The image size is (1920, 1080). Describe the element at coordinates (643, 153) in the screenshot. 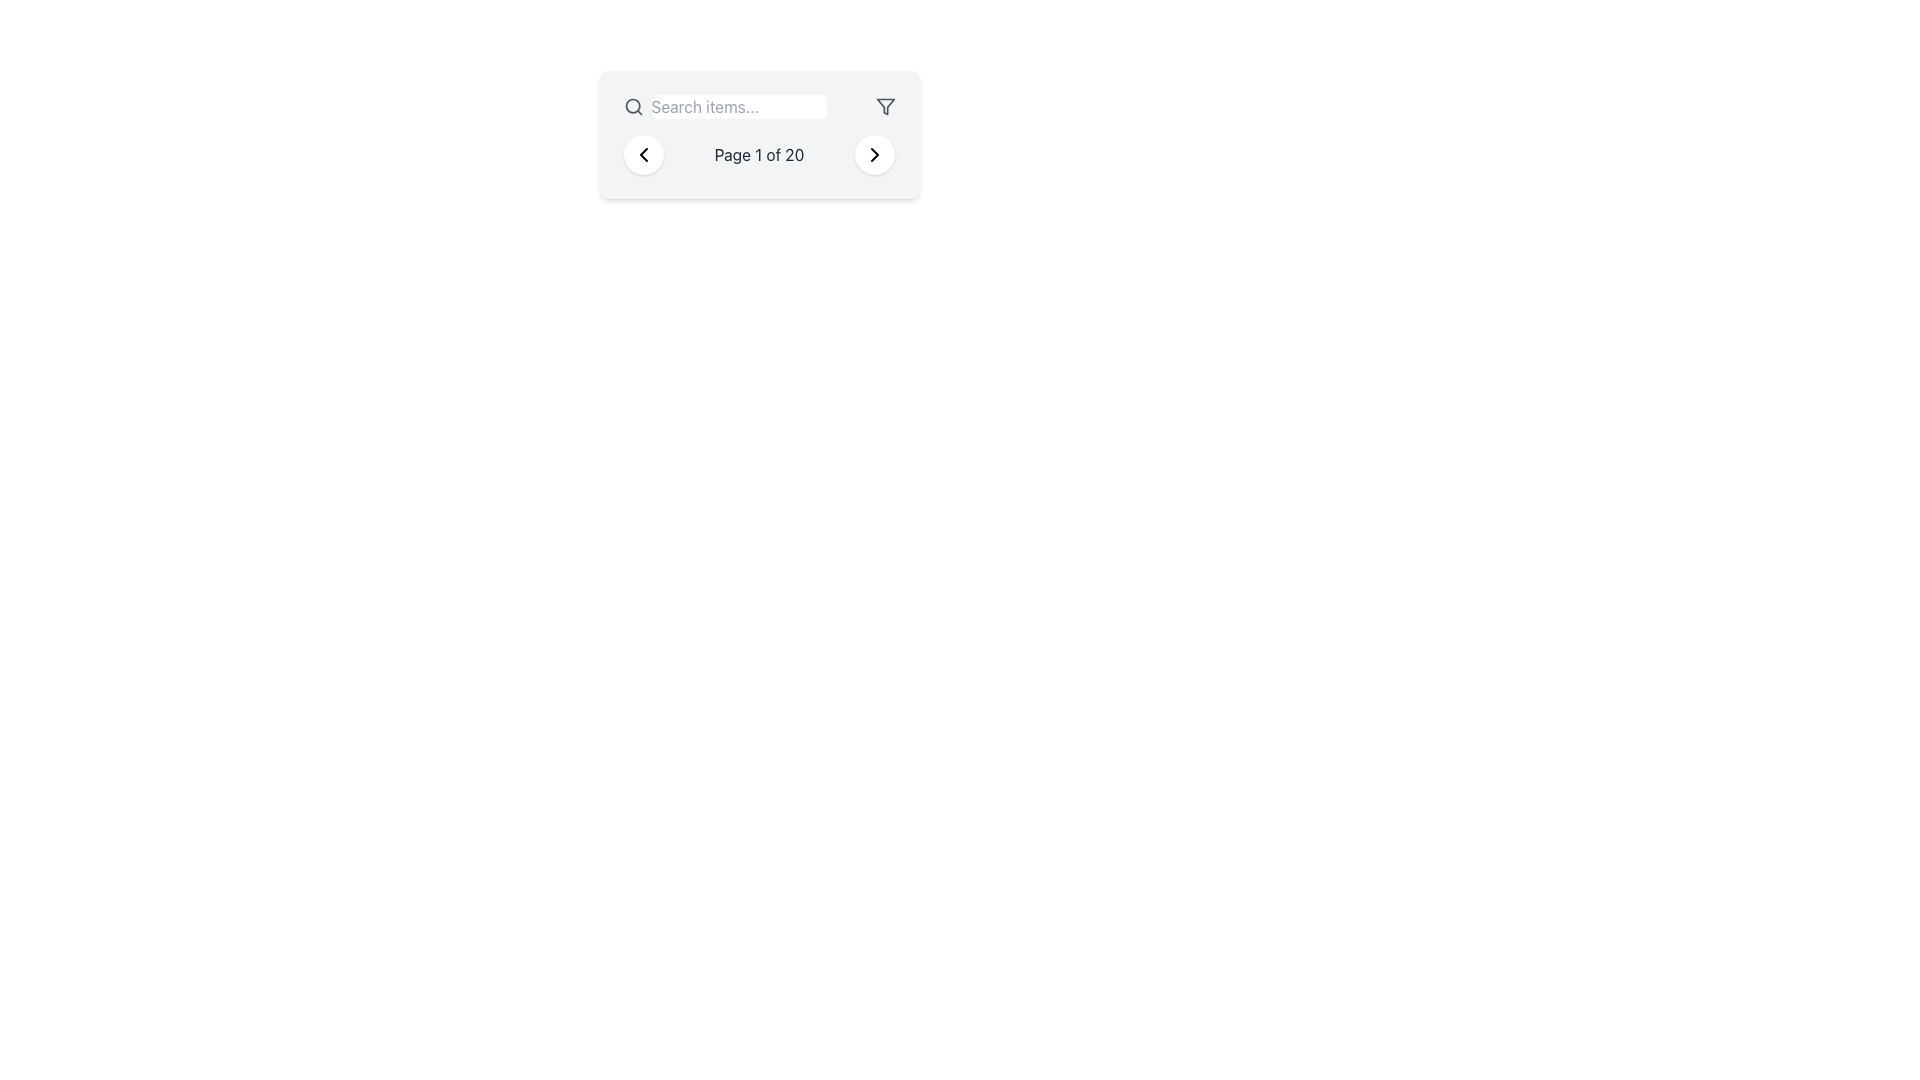

I see `the navigation icon button located in the center of the navigation bar` at that location.